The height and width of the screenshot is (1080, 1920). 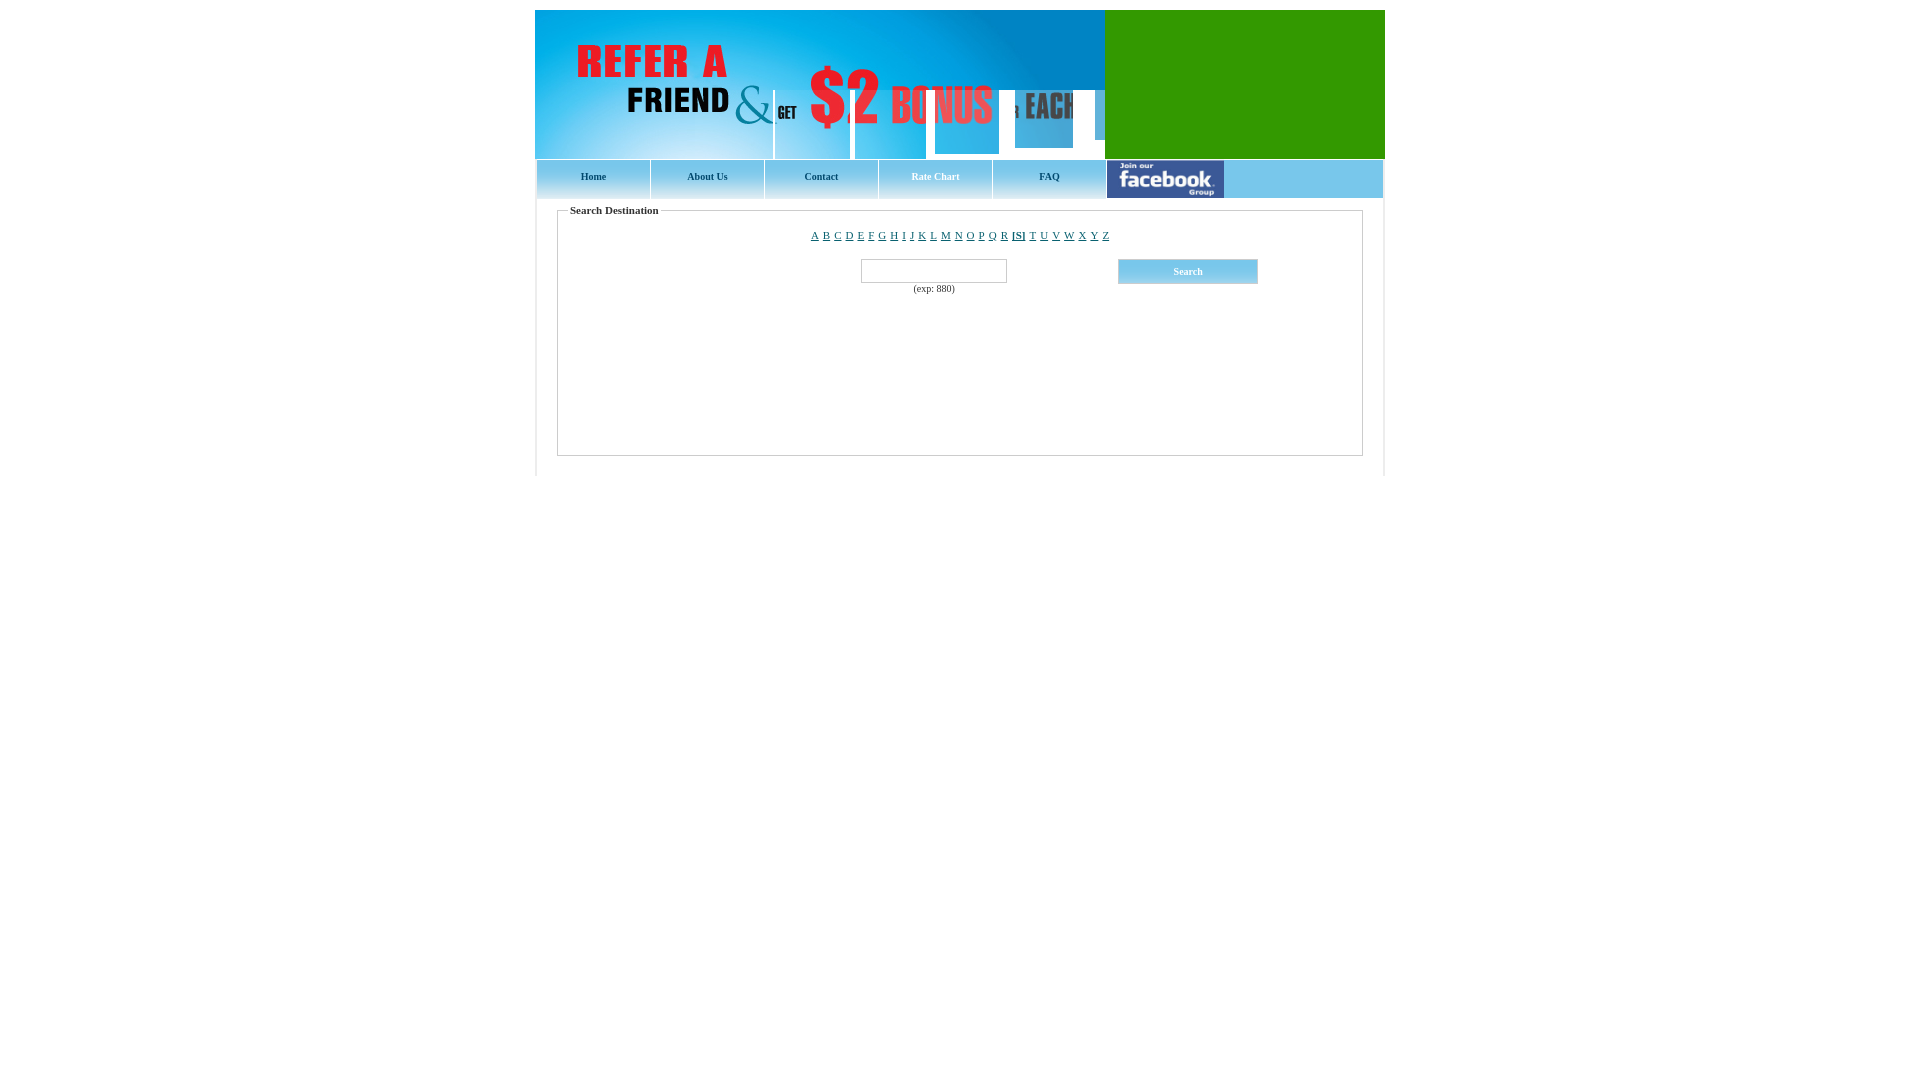 What do you see at coordinates (944, 234) in the screenshot?
I see `'M'` at bounding box center [944, 234].